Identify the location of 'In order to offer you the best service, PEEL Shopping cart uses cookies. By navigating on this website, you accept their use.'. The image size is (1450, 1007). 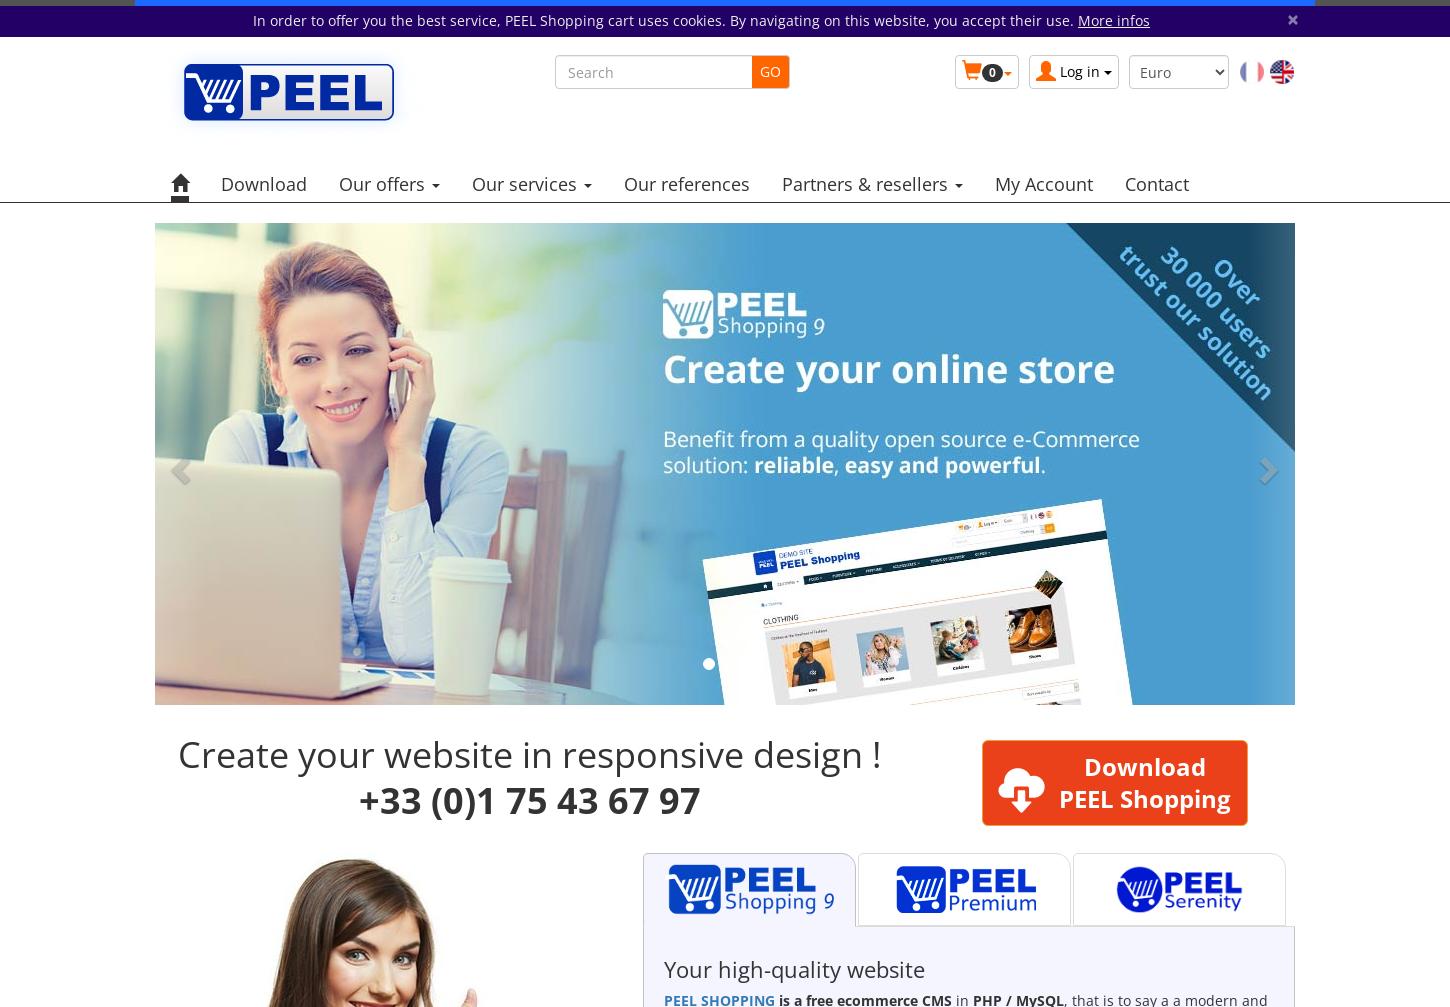
(253, 20).